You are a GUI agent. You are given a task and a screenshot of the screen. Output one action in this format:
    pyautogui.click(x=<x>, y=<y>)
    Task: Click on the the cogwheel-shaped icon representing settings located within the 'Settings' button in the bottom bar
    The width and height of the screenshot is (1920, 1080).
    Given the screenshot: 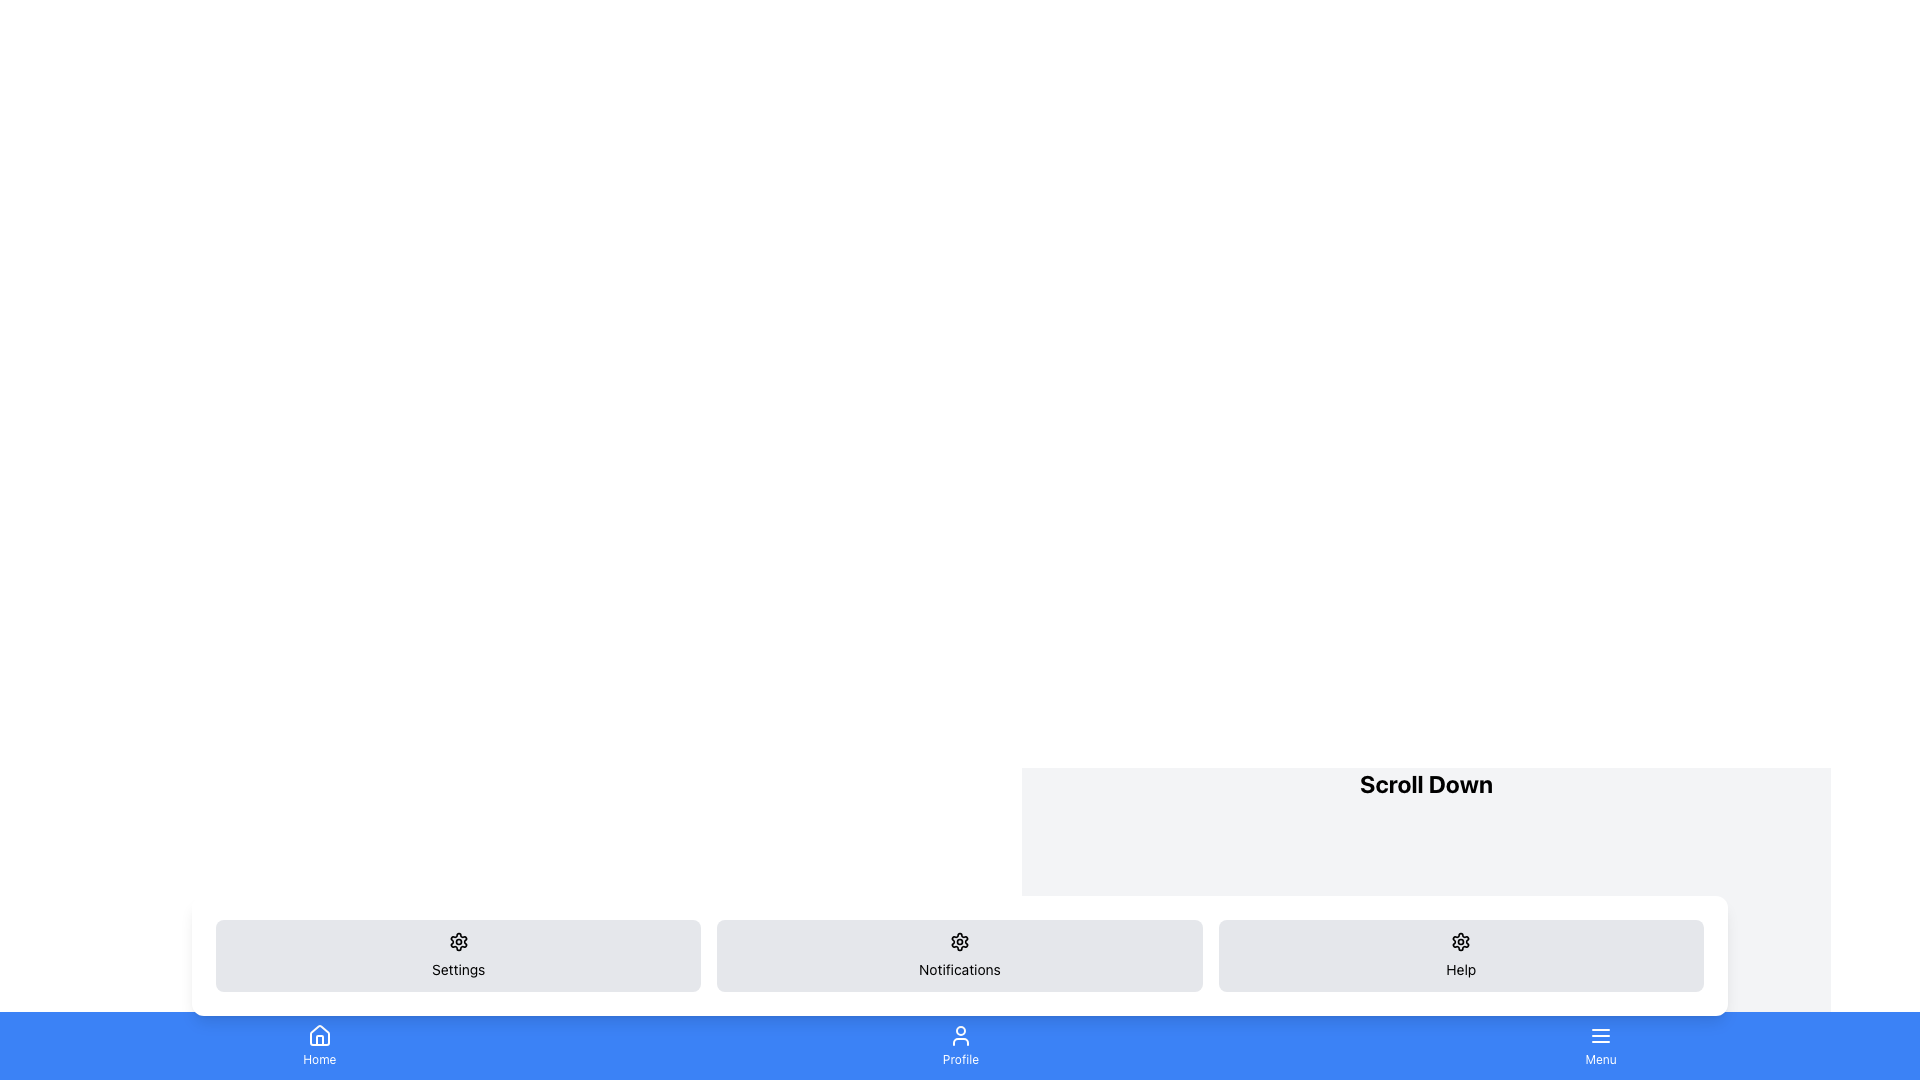 What is the action you would take?
    pyautogui.click(x=457, y=941)
    